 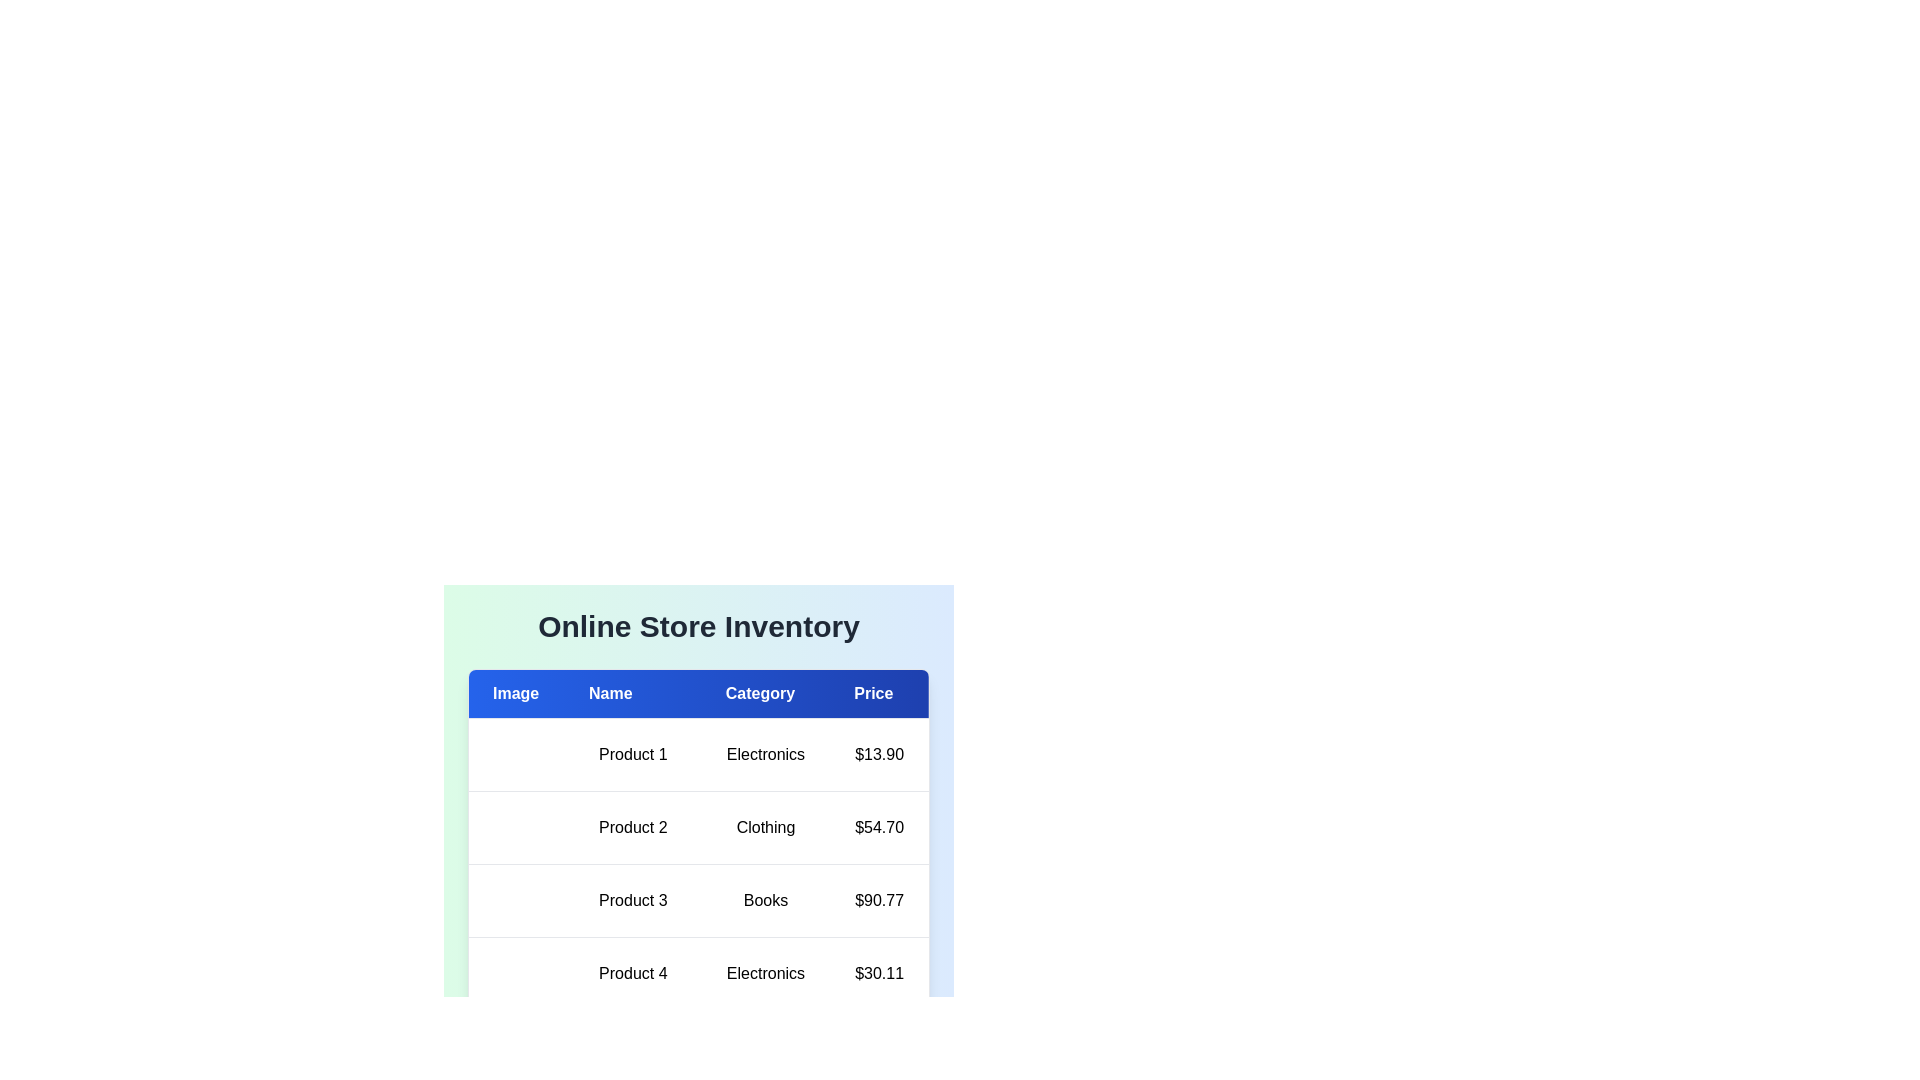 What do you see at coordinates (879, 693) in the screenshot?
I see `the column header to sort the table by Price` at bounding box center [879, 693].